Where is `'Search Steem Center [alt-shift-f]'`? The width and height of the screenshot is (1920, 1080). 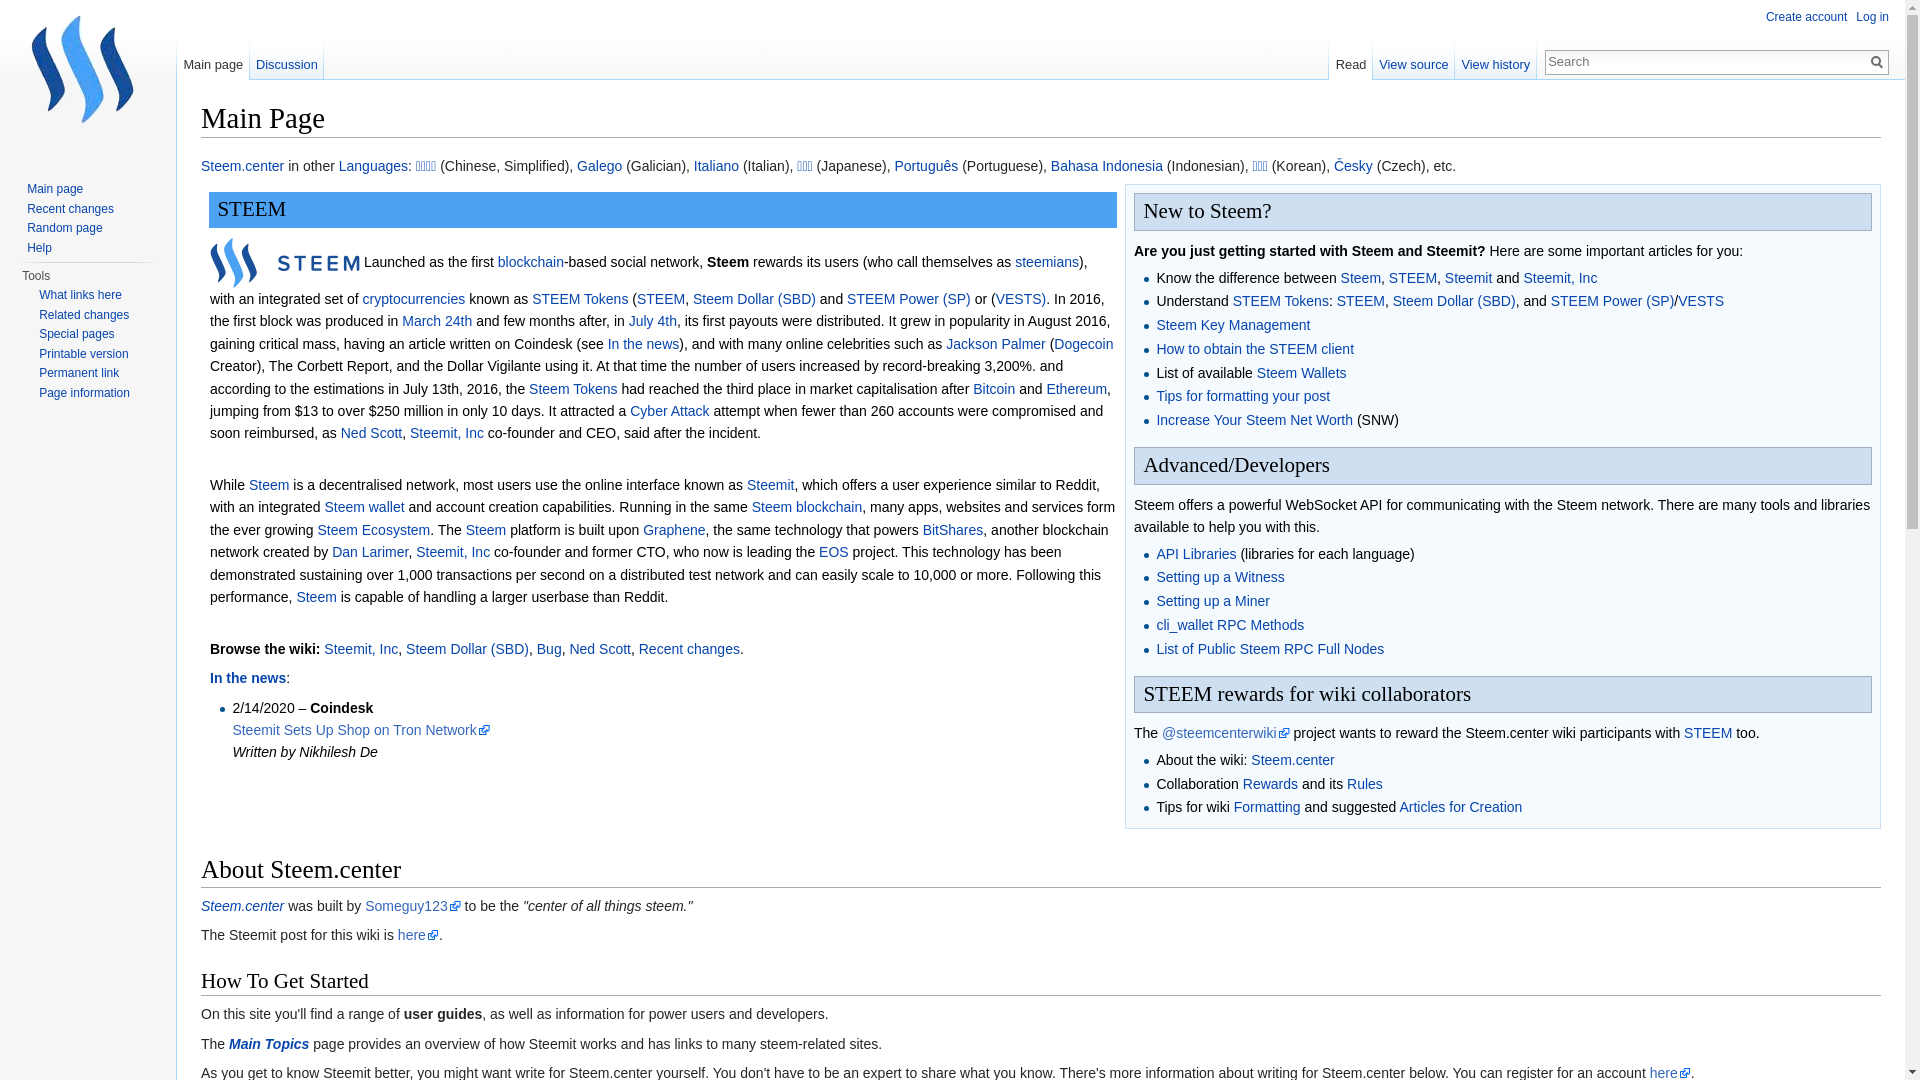
'Search Steem Center [alt-shift-f]' is located at coordinates (1704, 60).